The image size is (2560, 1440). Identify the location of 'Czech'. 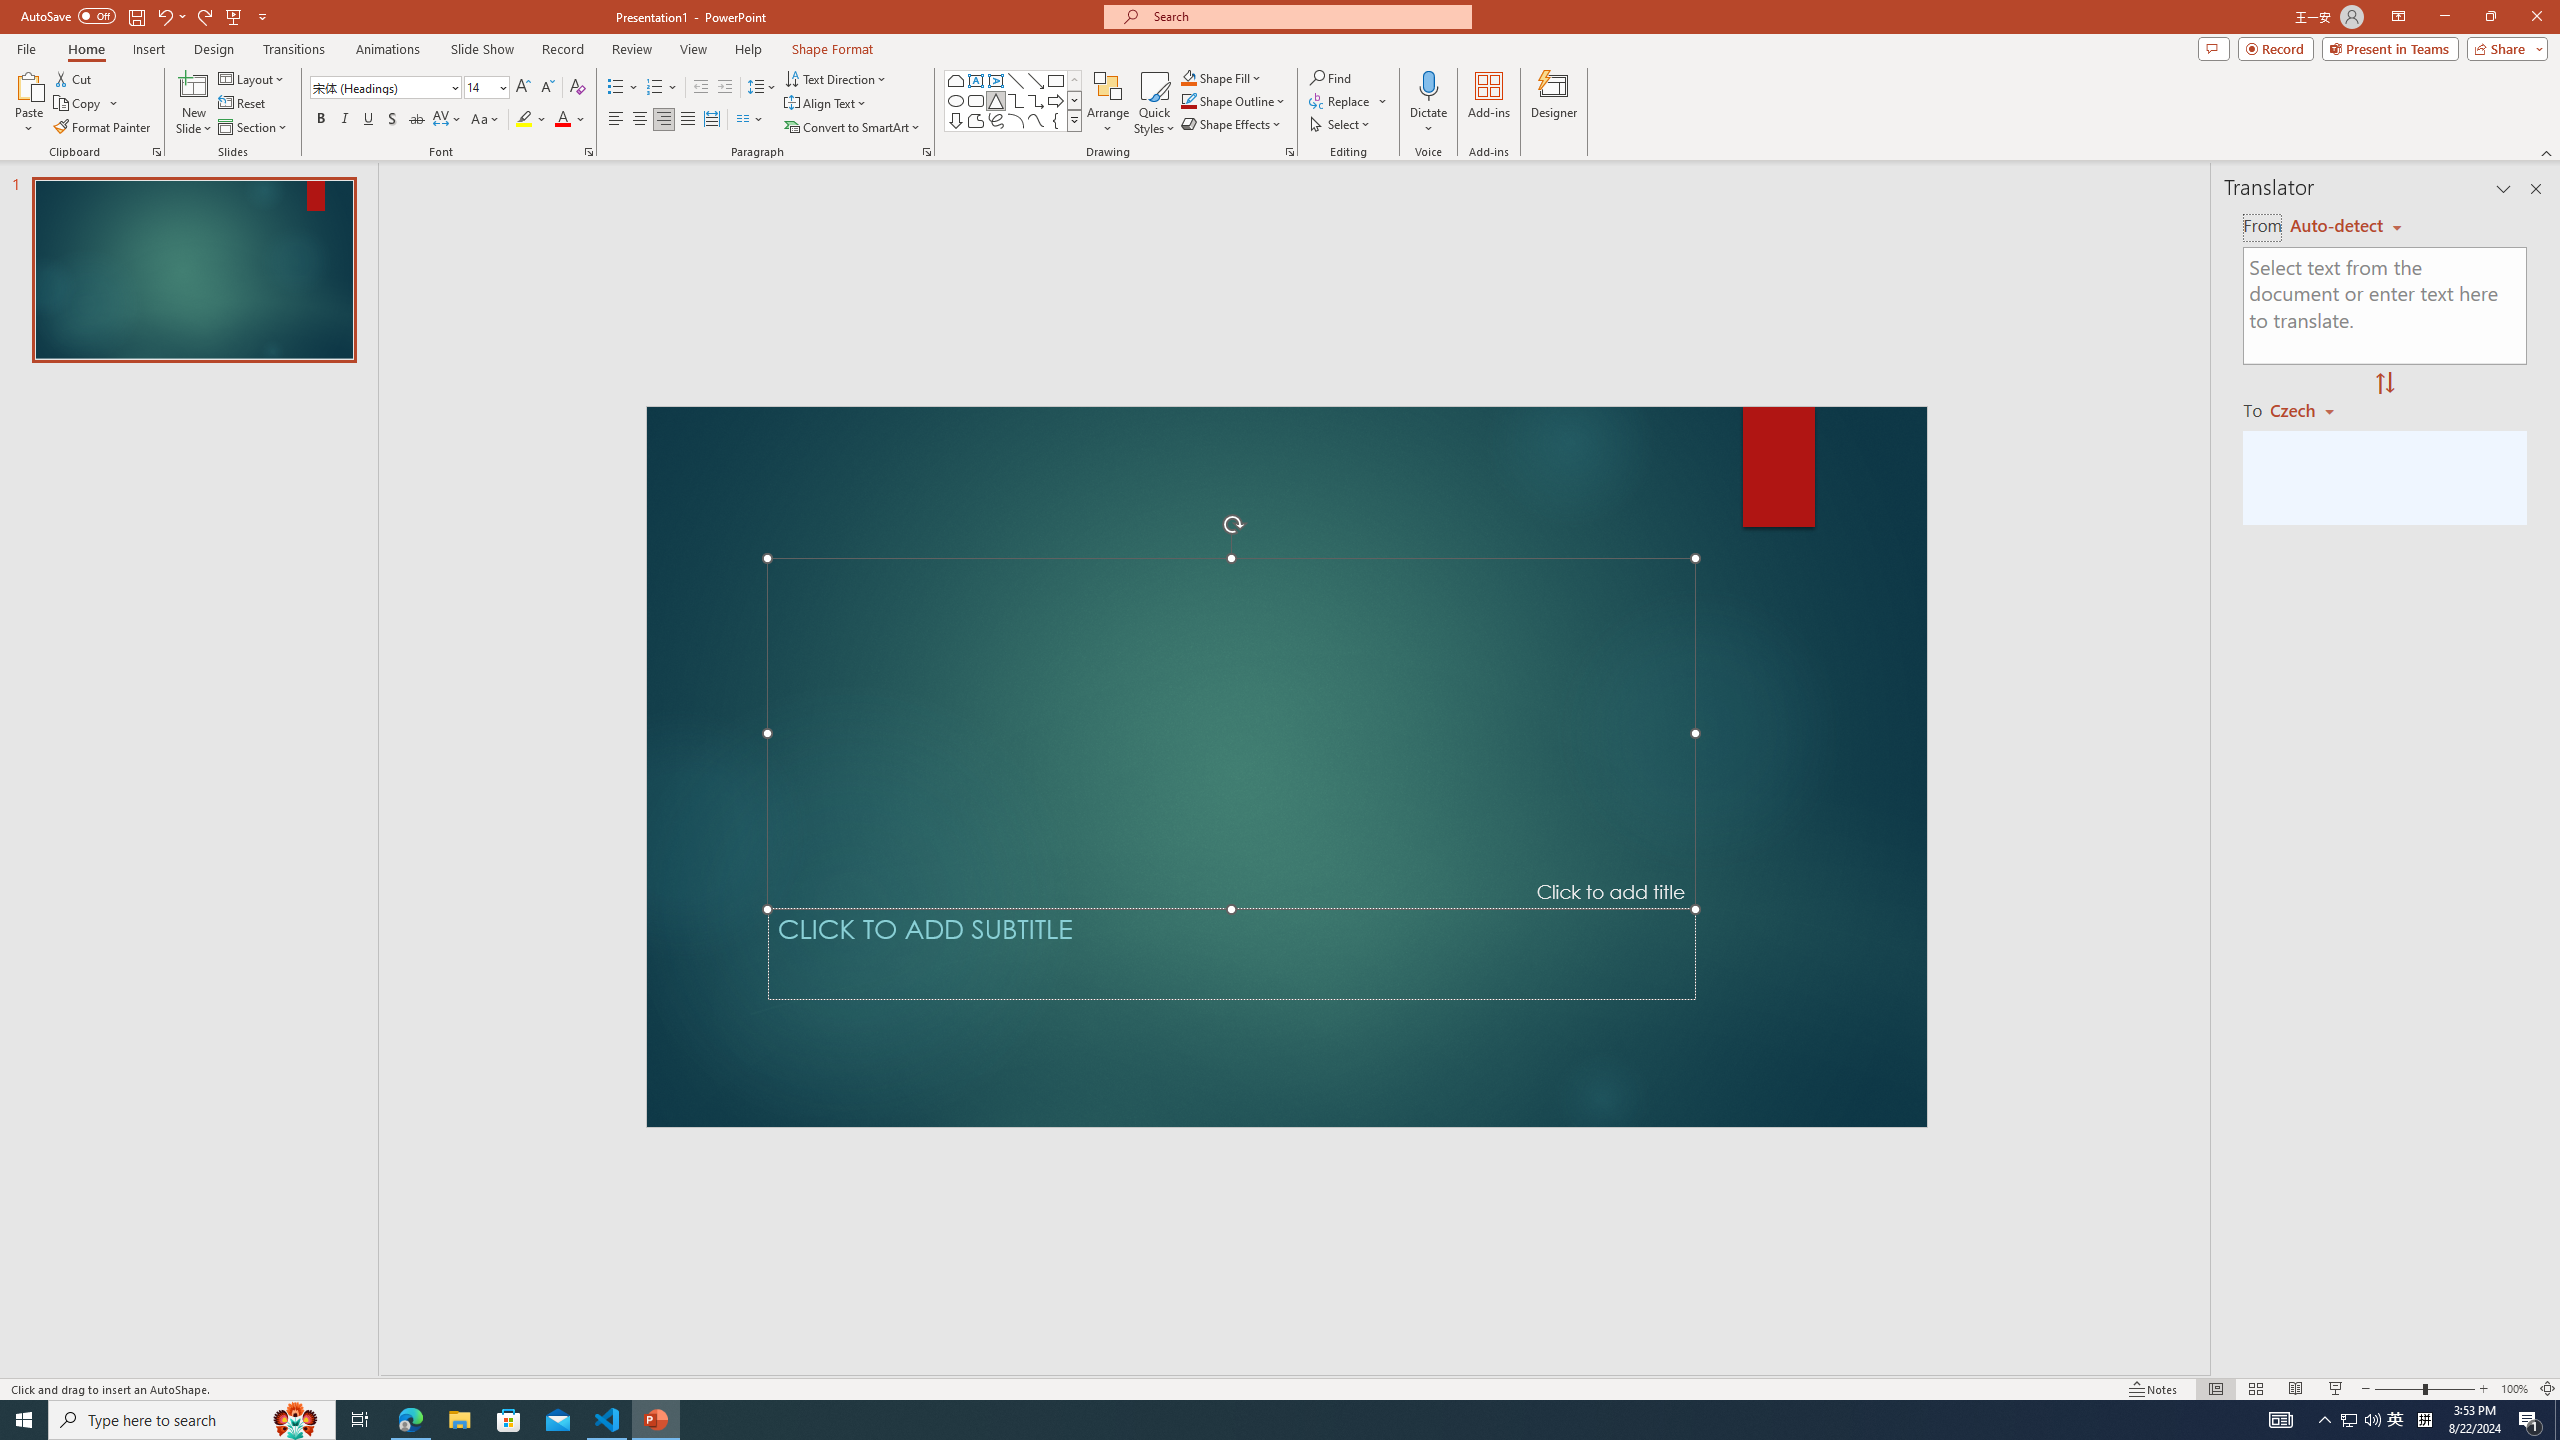
(2310, 409).